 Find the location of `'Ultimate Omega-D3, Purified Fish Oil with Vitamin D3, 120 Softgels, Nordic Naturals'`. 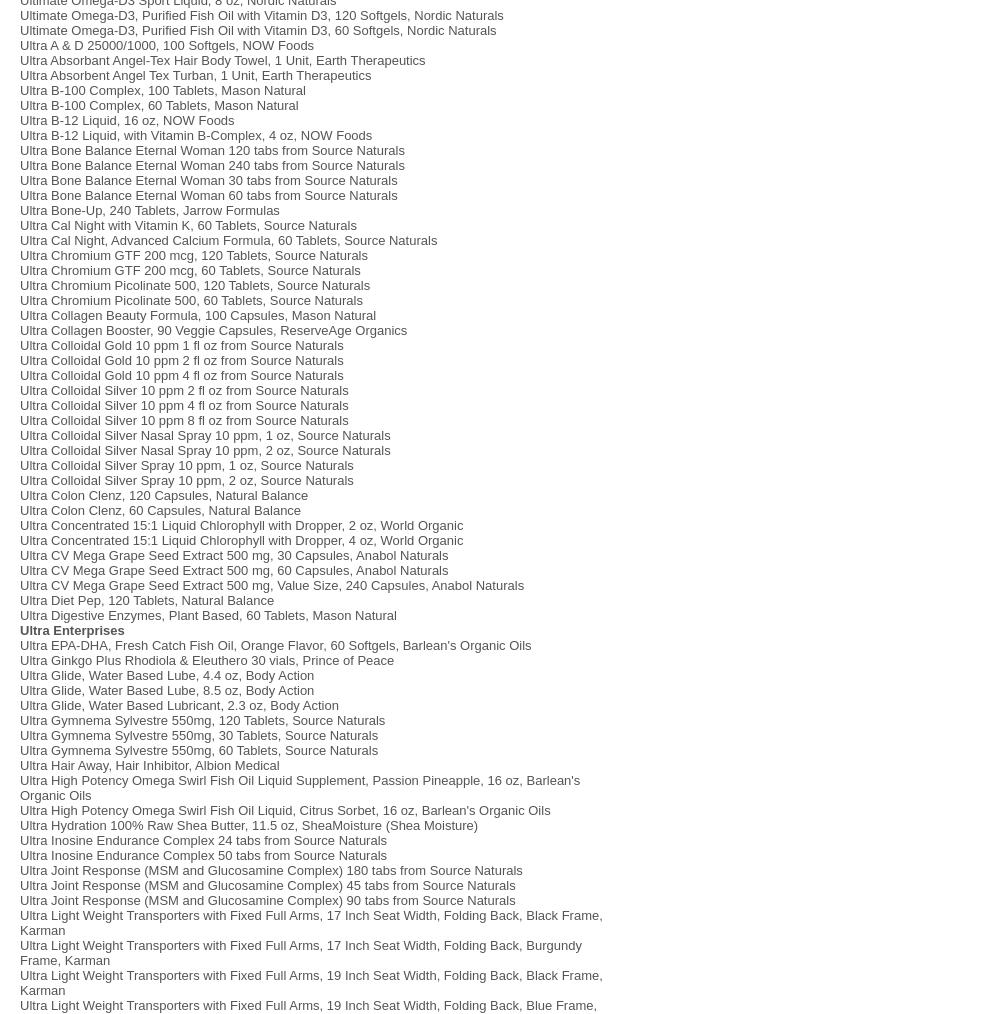

'Ultimate Omega-D3, Purified Fish Oil with Vitamin D3, 120 Softgels, Nordic Naturals' is located at coordinates (261, 14).